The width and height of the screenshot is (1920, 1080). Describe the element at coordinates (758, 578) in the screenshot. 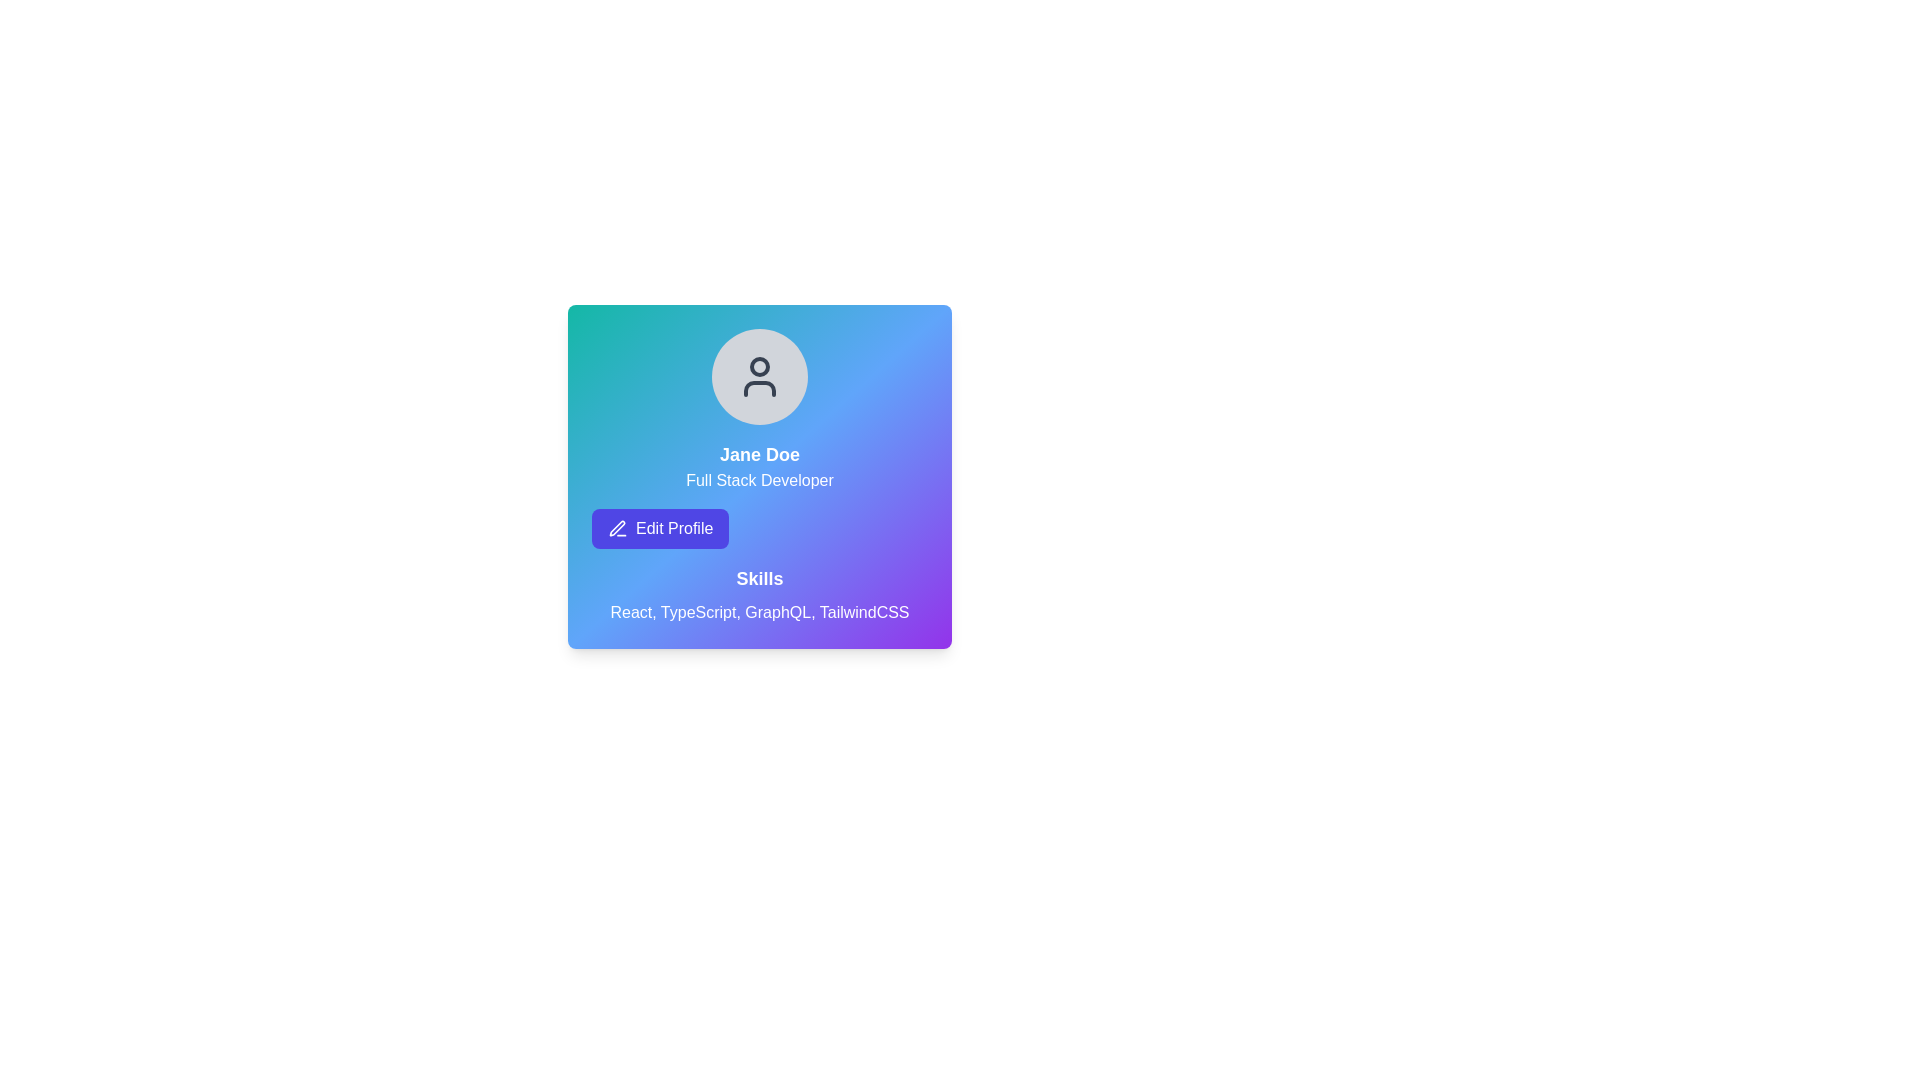

I see `the 'Skills' text label, which is displayed in bold, large sans-serif font, white in color, on a gradient background, located at the bottom-center of a card layout above the skills list and below the 'Edit Profile' button` at that location.